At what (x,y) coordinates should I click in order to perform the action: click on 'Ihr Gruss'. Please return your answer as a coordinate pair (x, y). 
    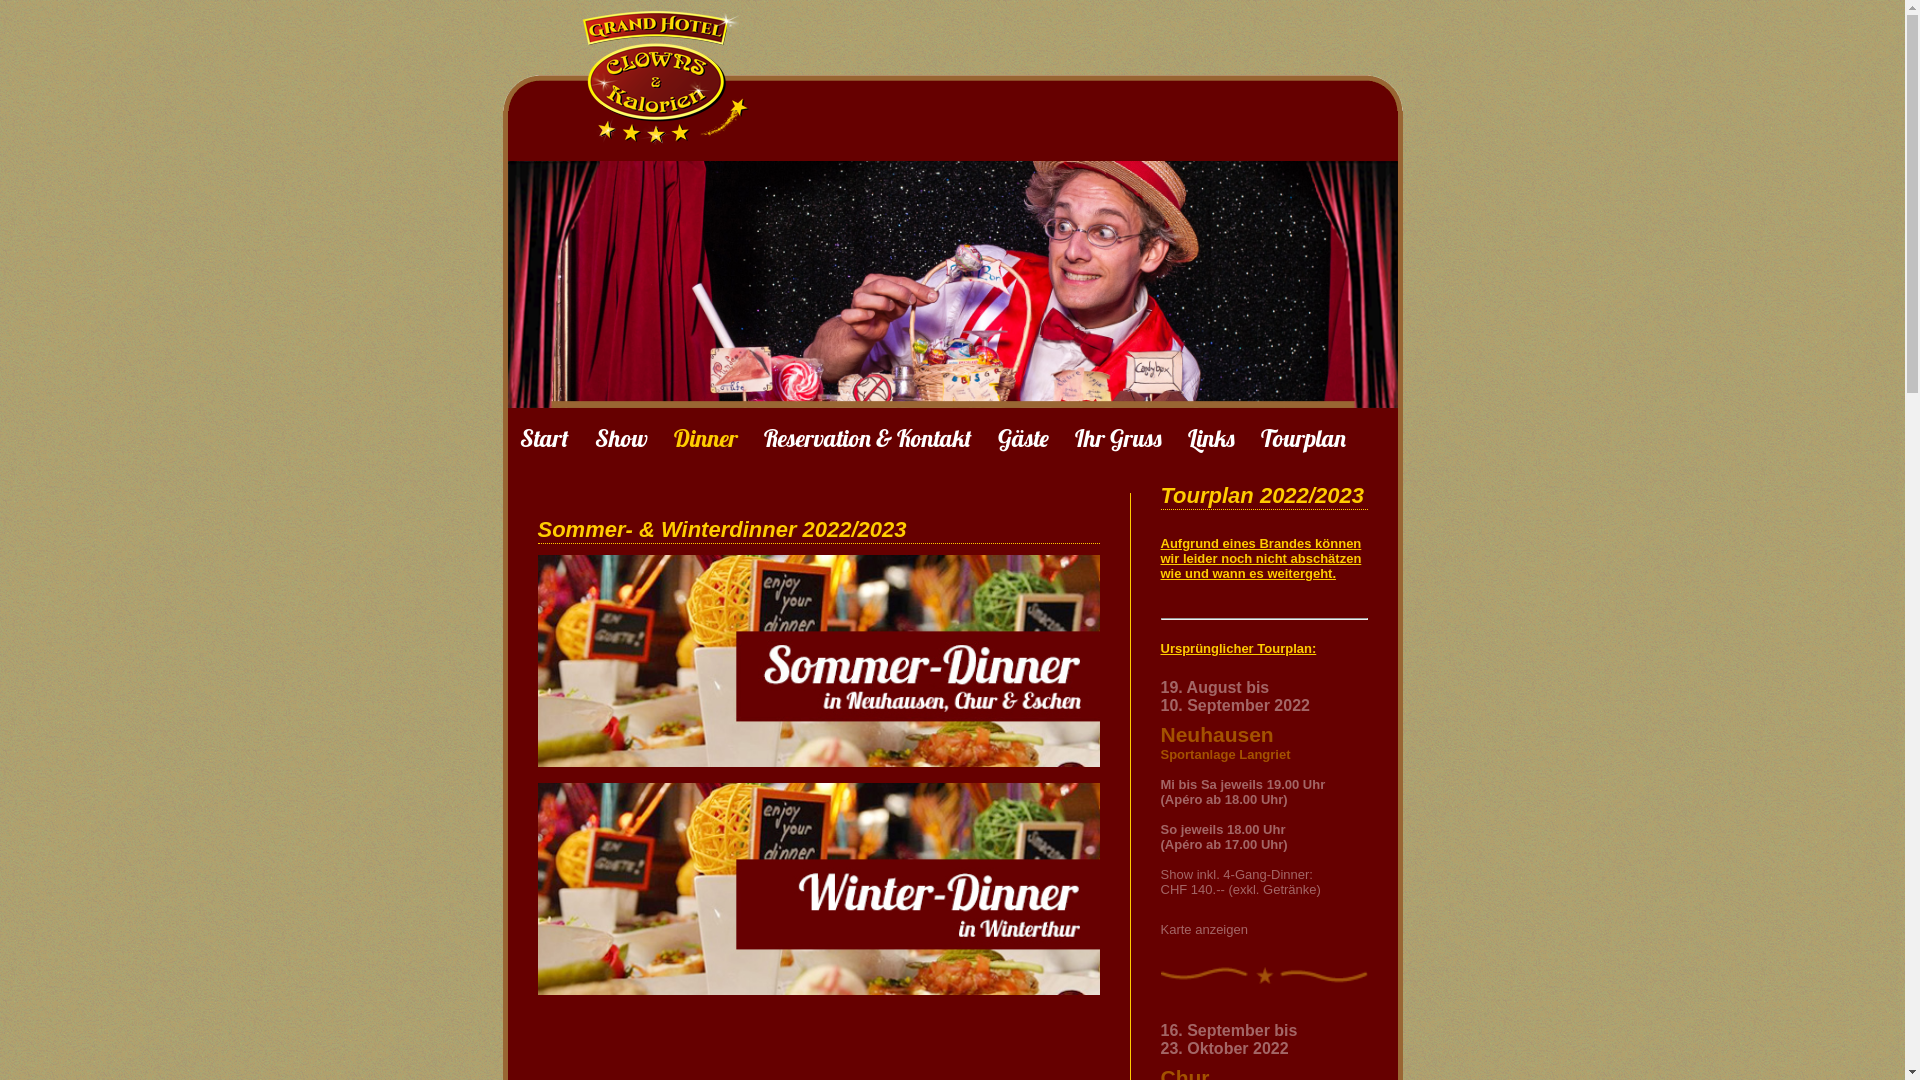
    Looking at the image, I should click on (1073, 437).